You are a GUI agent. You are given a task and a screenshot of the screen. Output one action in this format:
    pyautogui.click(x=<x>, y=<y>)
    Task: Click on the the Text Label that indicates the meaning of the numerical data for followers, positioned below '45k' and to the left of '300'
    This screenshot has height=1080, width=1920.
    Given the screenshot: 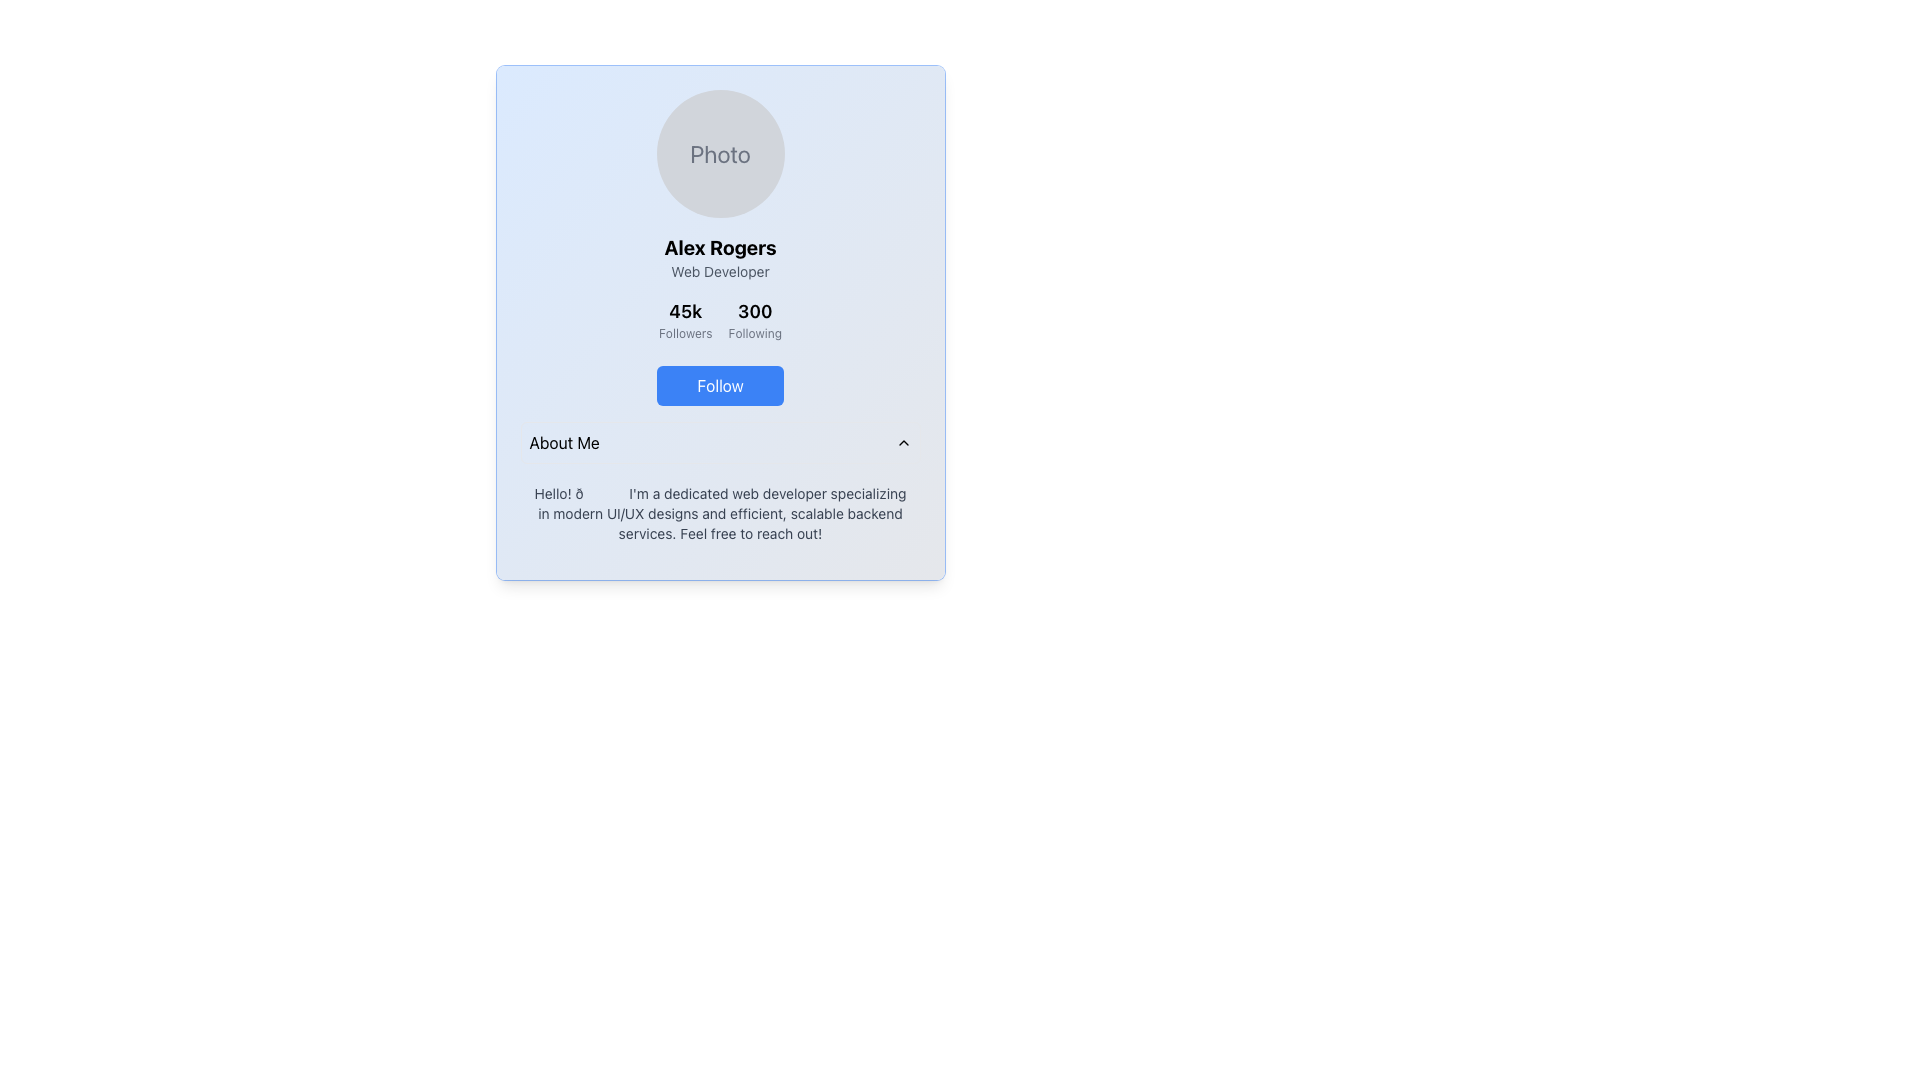 What is the action you would take?
    pyautogui.click(x=685, y=333)
    